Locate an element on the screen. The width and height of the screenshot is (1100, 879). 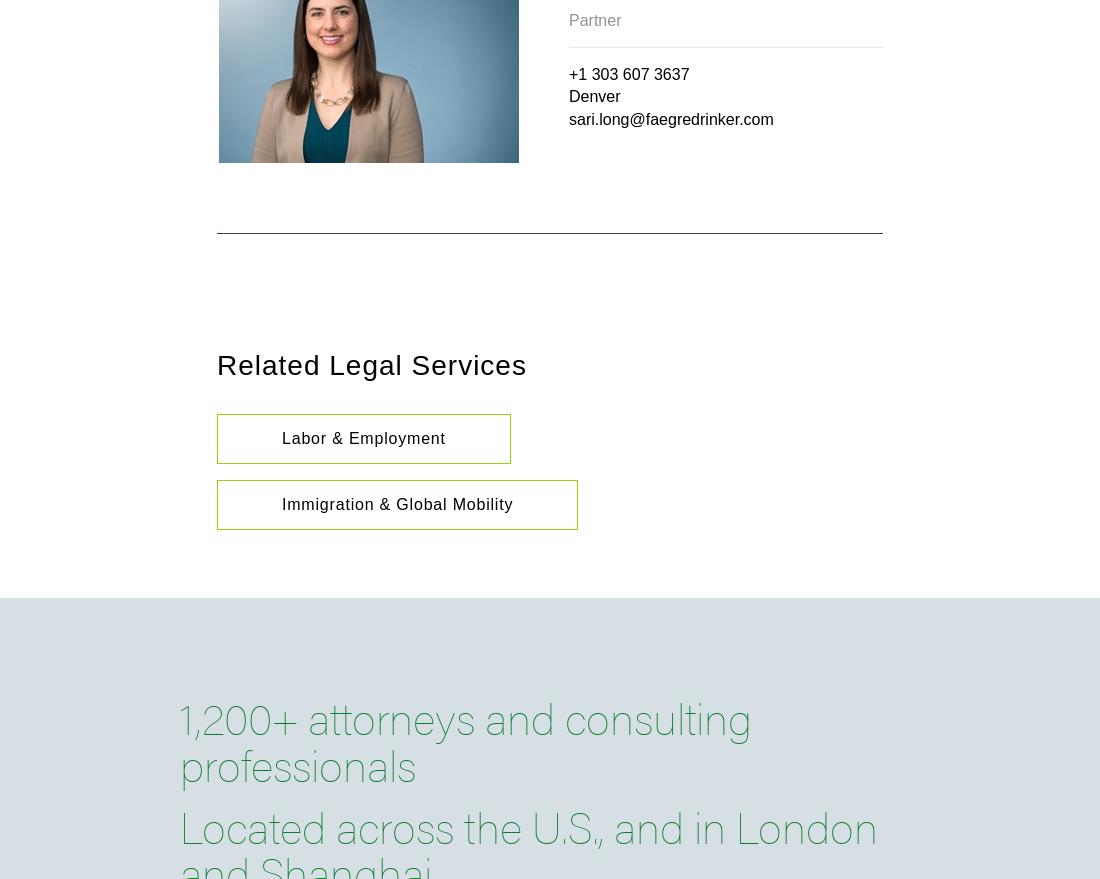
'Labor & Employment' is located at coordinates (363, 437).